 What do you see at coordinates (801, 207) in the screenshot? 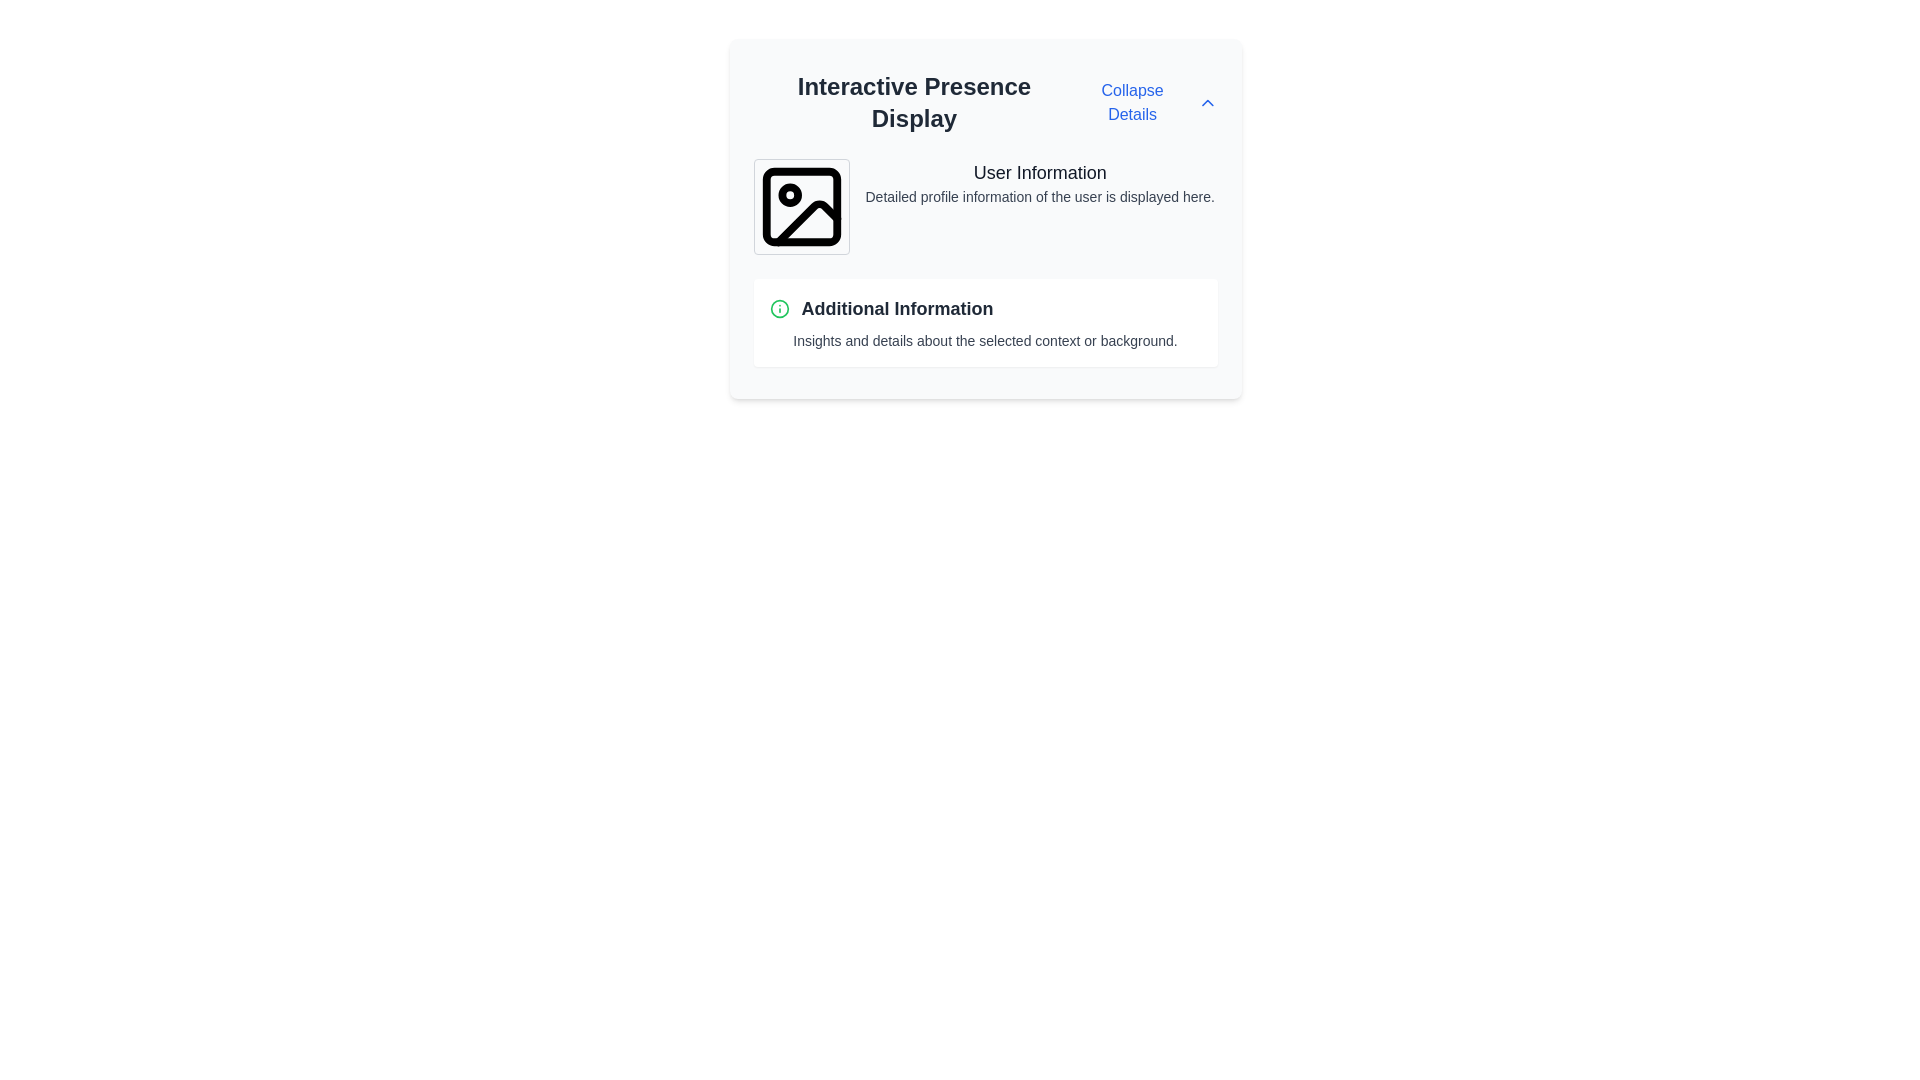
I see `the icon styled as a bordered square with rounded corners, located in the upper-left corner of the 'User Information' section` at bounding box center [801, 207].